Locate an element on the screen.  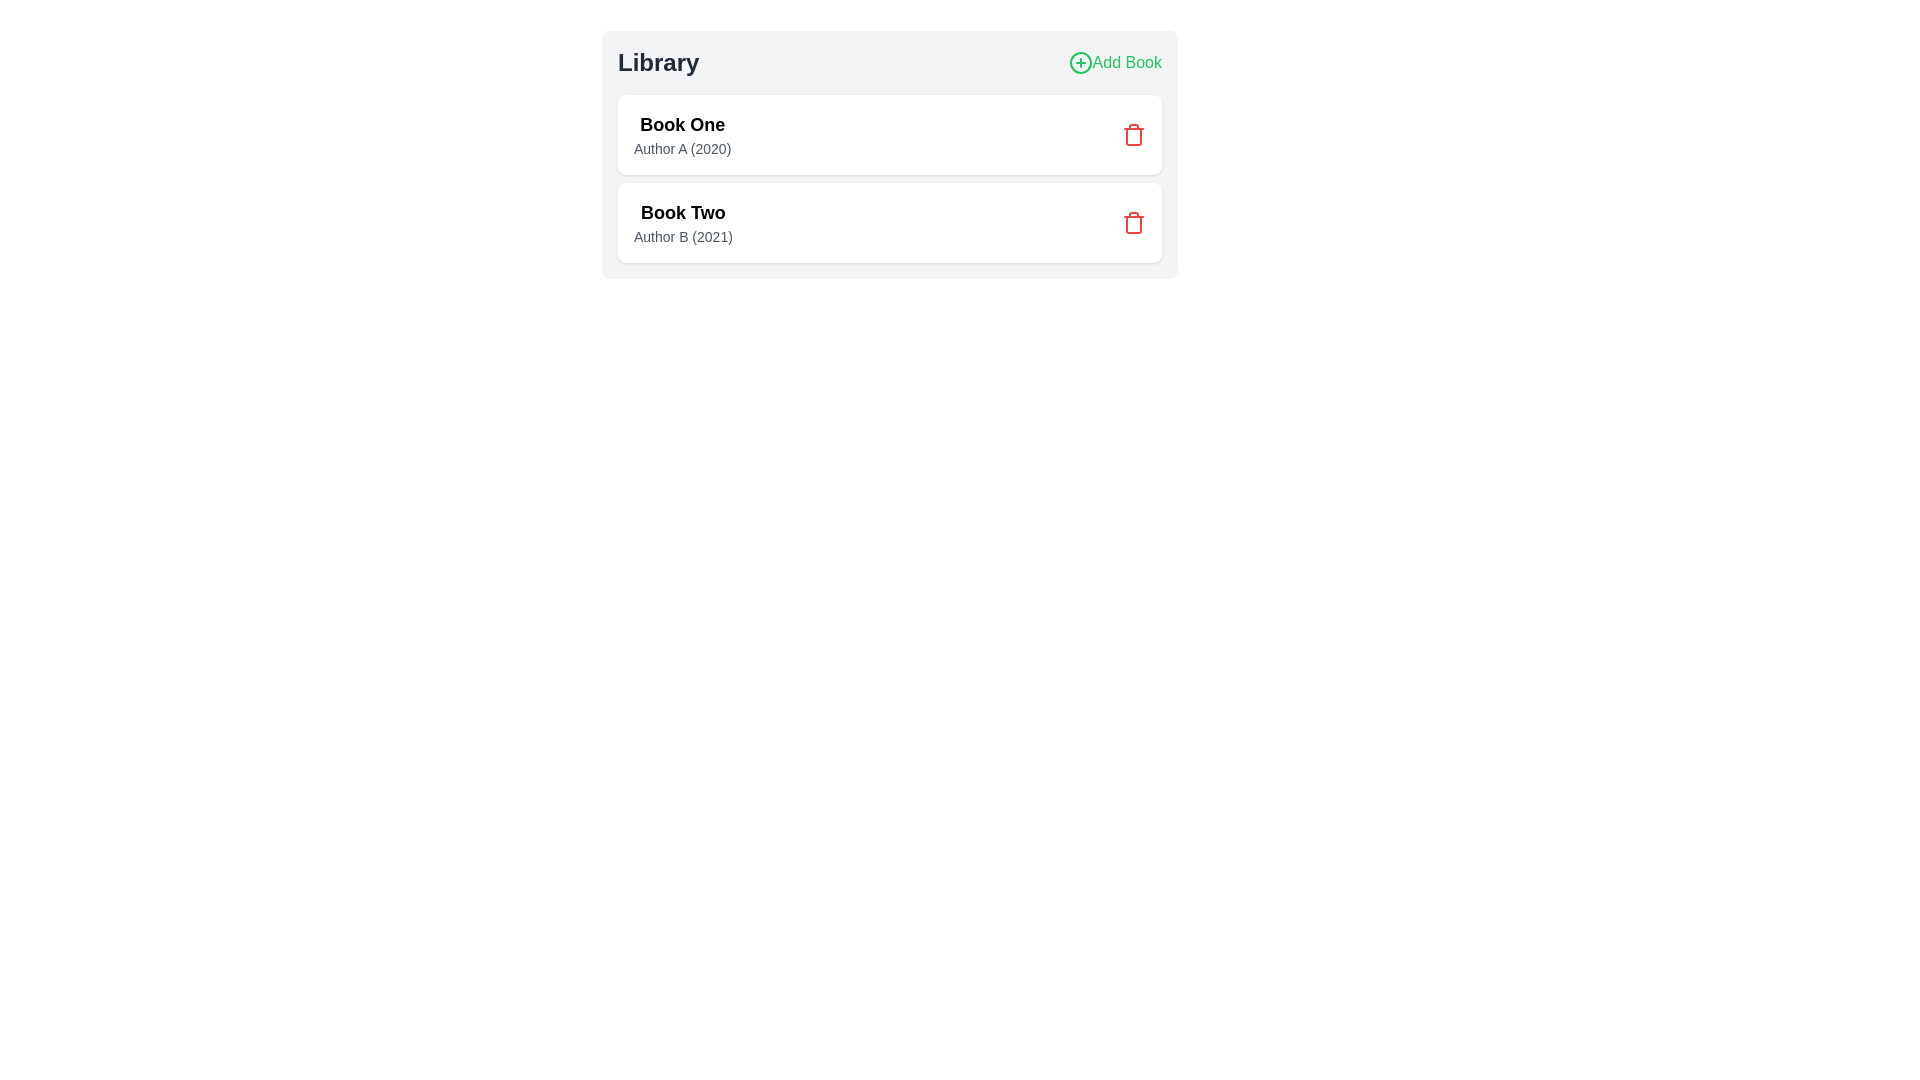
the bold text label reading 'Book One', which is positioned in the top-left section of the 'Library' interface, above the smaller text line 'Author A (2020)' is located at coordinates (682, 124).